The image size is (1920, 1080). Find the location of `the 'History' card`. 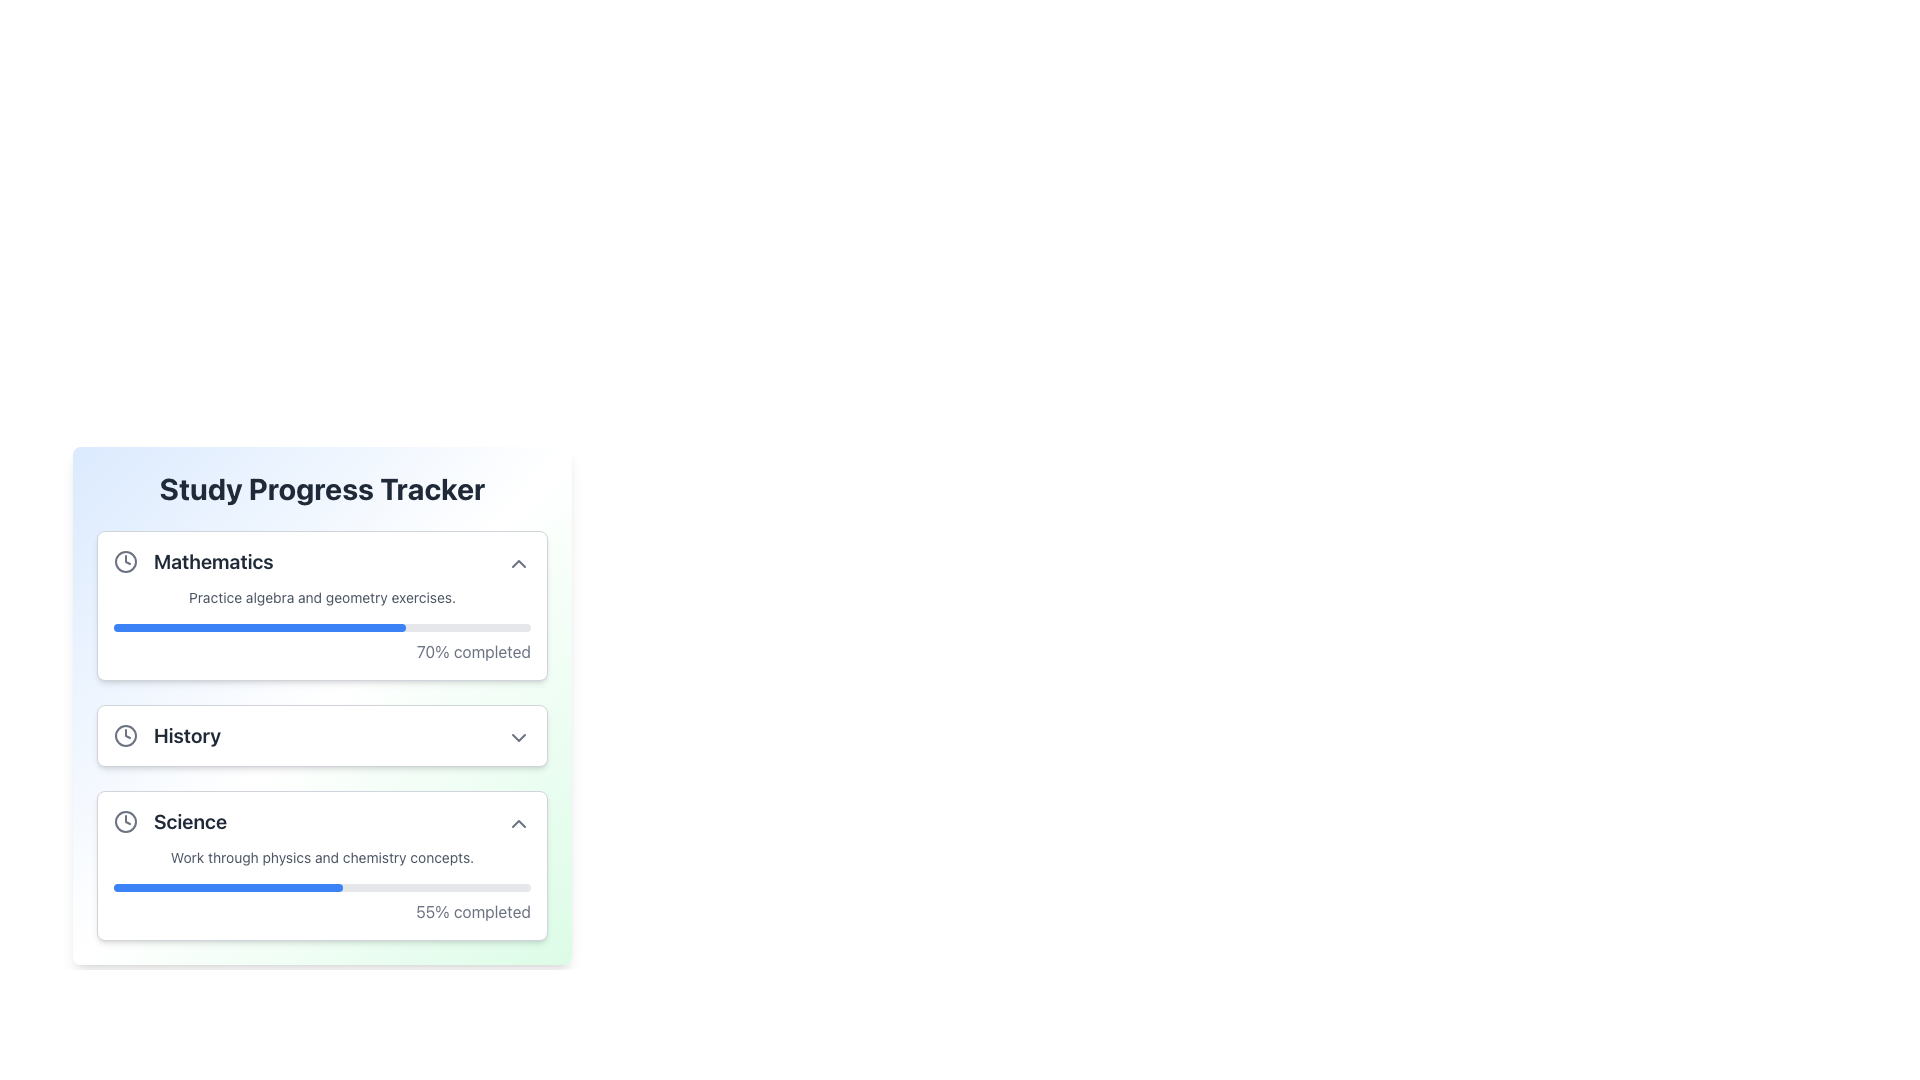

the 'History' card is located at coordinates (322, 736).